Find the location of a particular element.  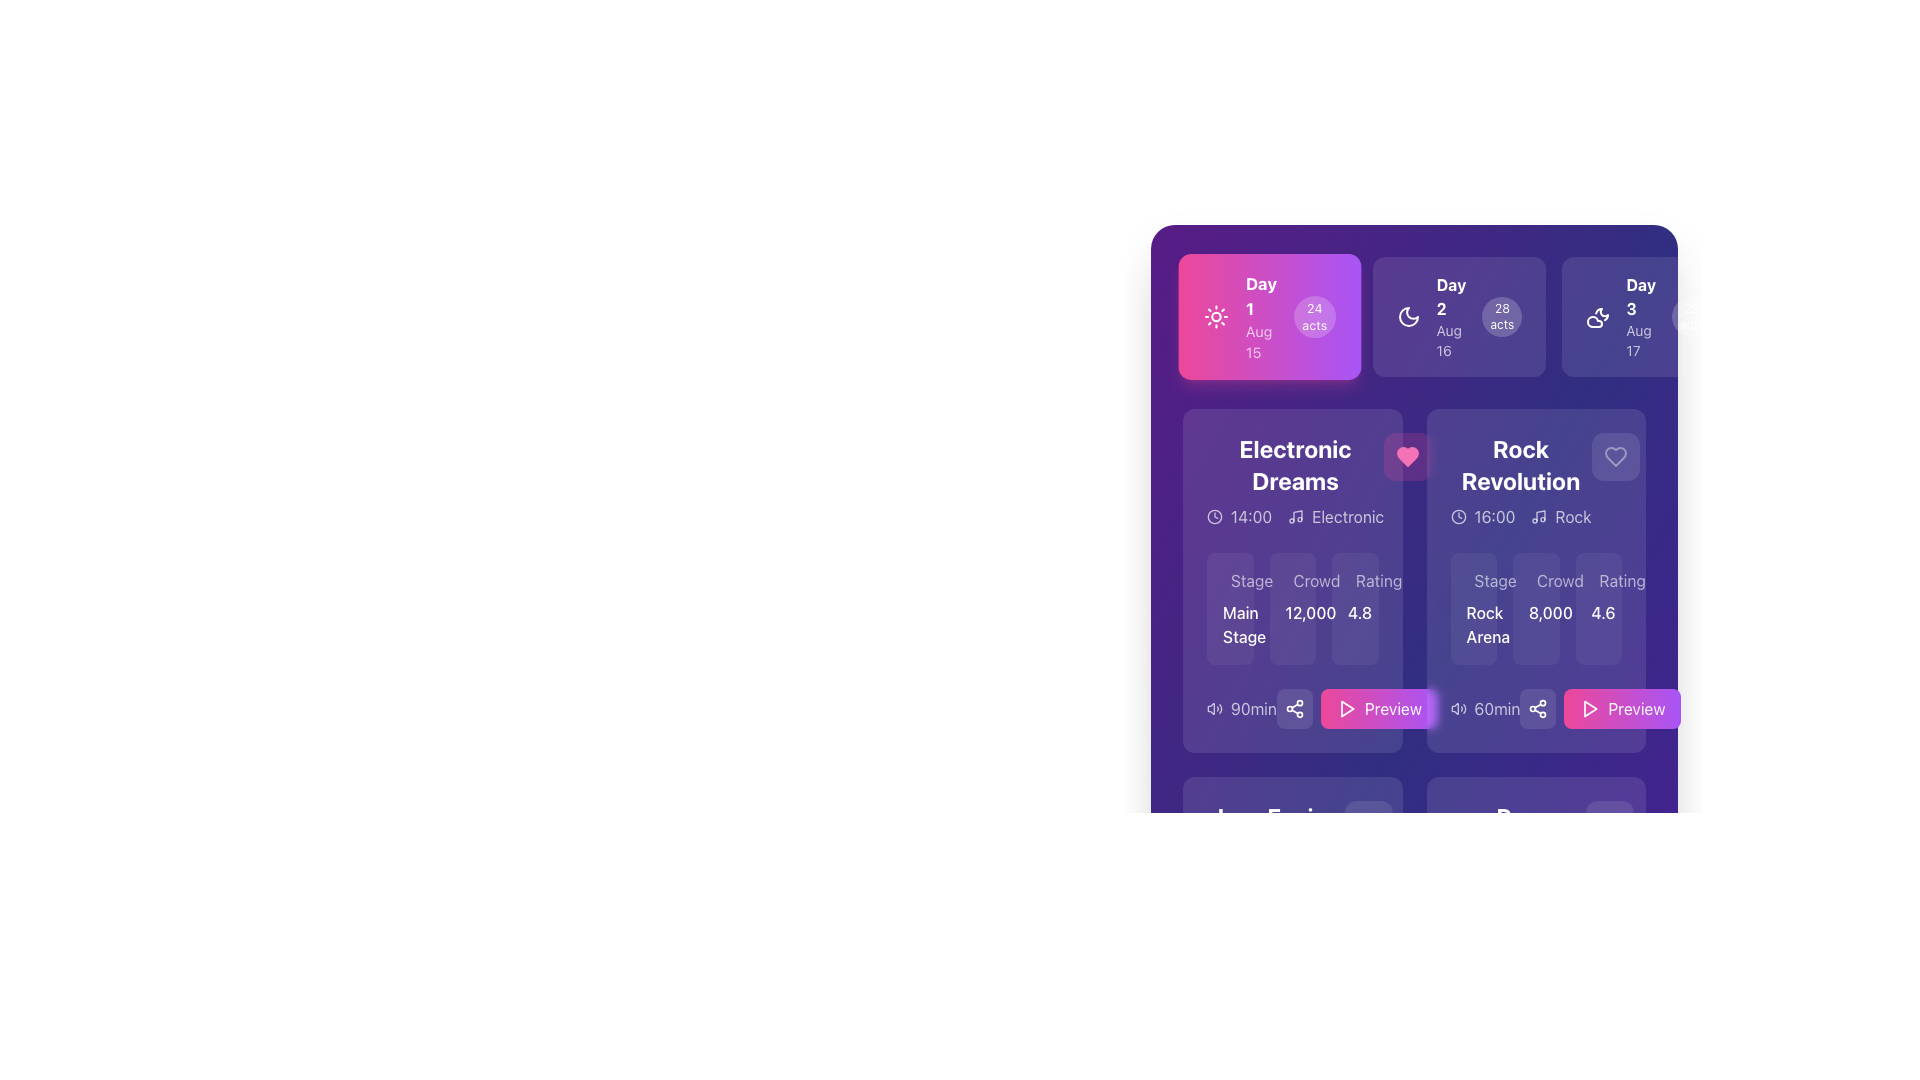

the informational badge displaying the total number of acts scheduled for the day, located at the top-right corner of the card for 'Day 3, Aug 17' is located at coordinates (1691, 315).